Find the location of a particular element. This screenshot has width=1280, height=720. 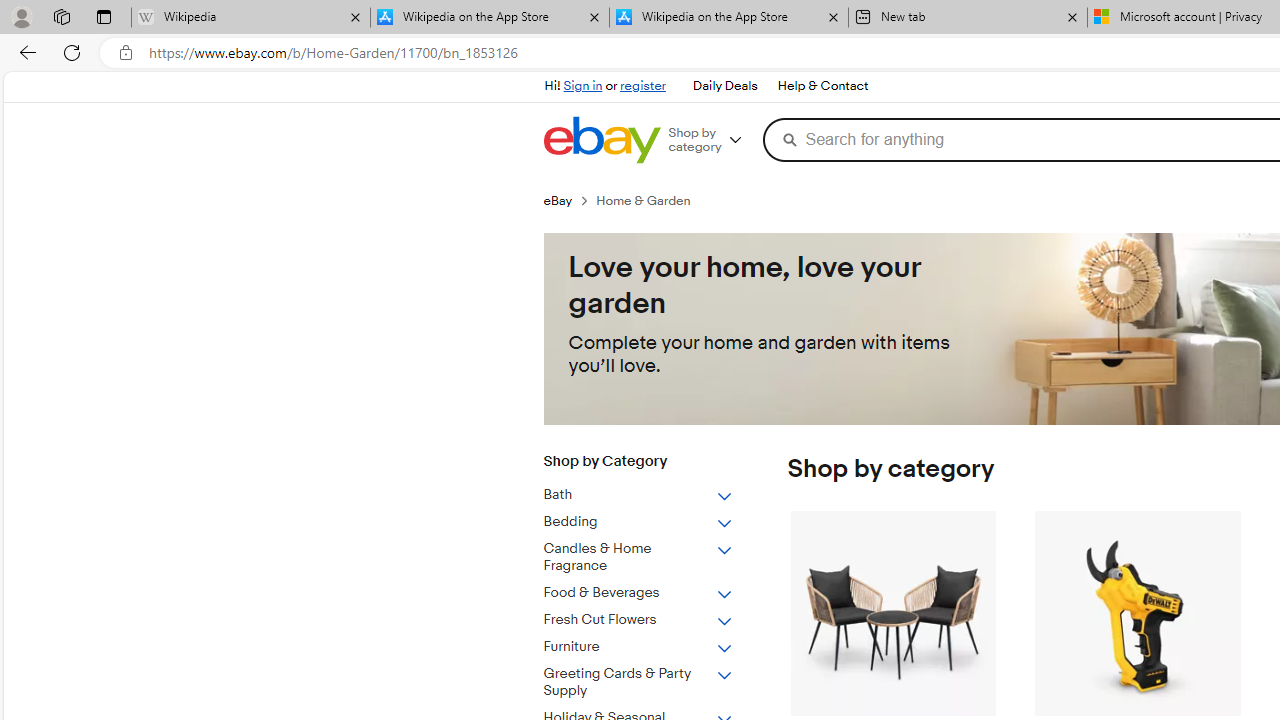

'Back' is located at coordinates (24, 51).